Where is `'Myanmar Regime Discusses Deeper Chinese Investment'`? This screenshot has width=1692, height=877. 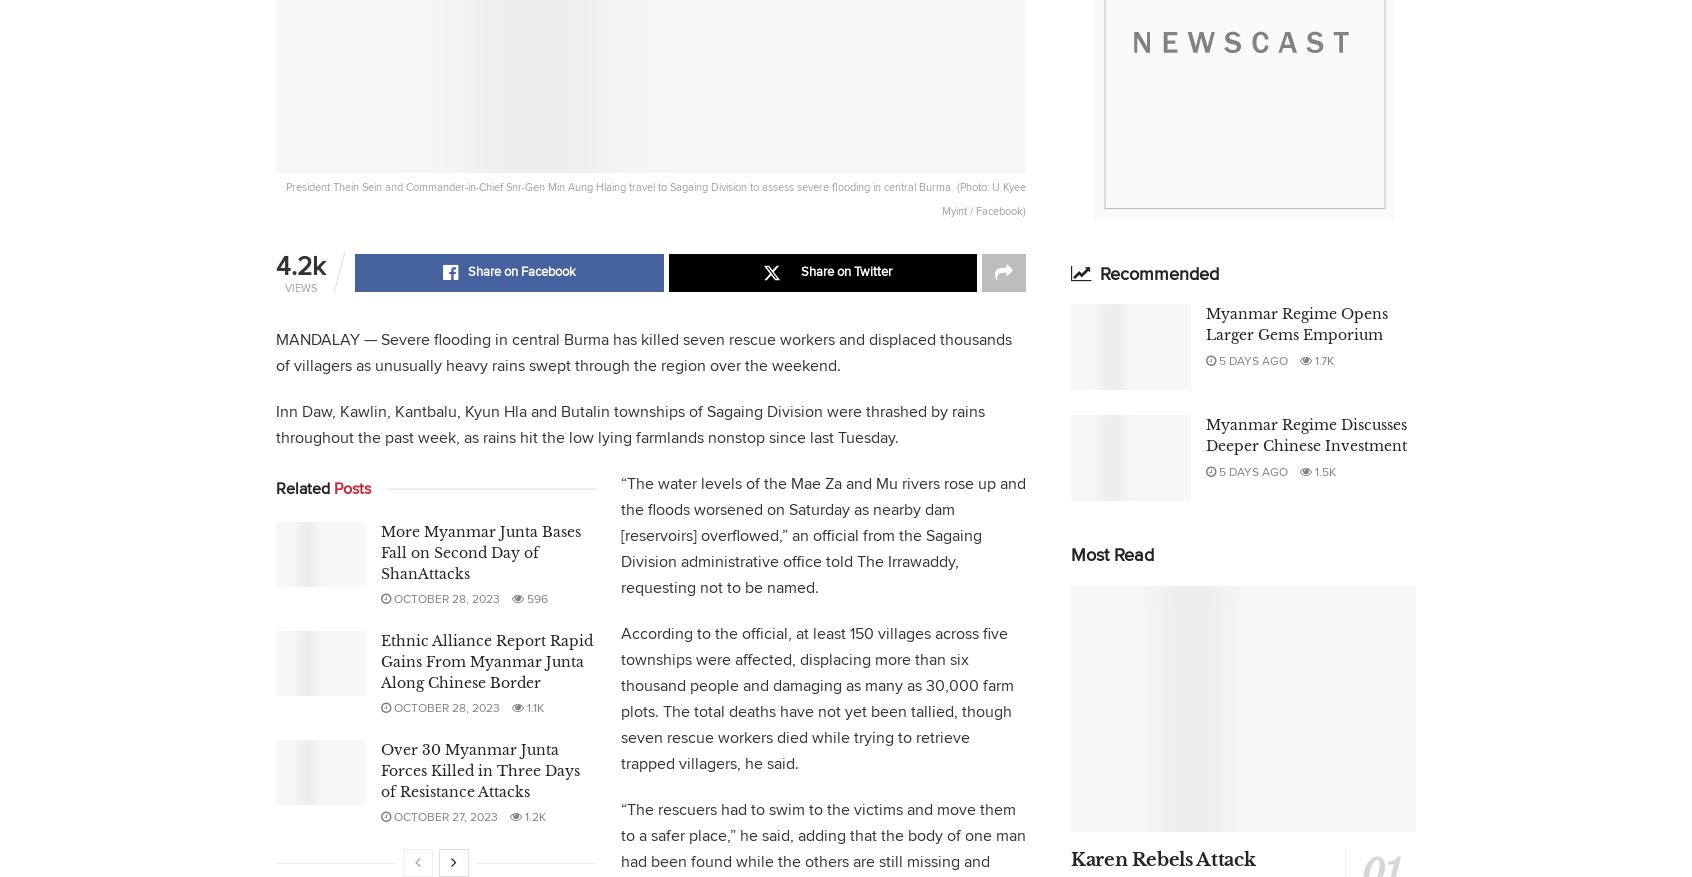 'Myanmar Regime Discusses Deeper Chinese Investment' is located at coordinates (1305, 433).